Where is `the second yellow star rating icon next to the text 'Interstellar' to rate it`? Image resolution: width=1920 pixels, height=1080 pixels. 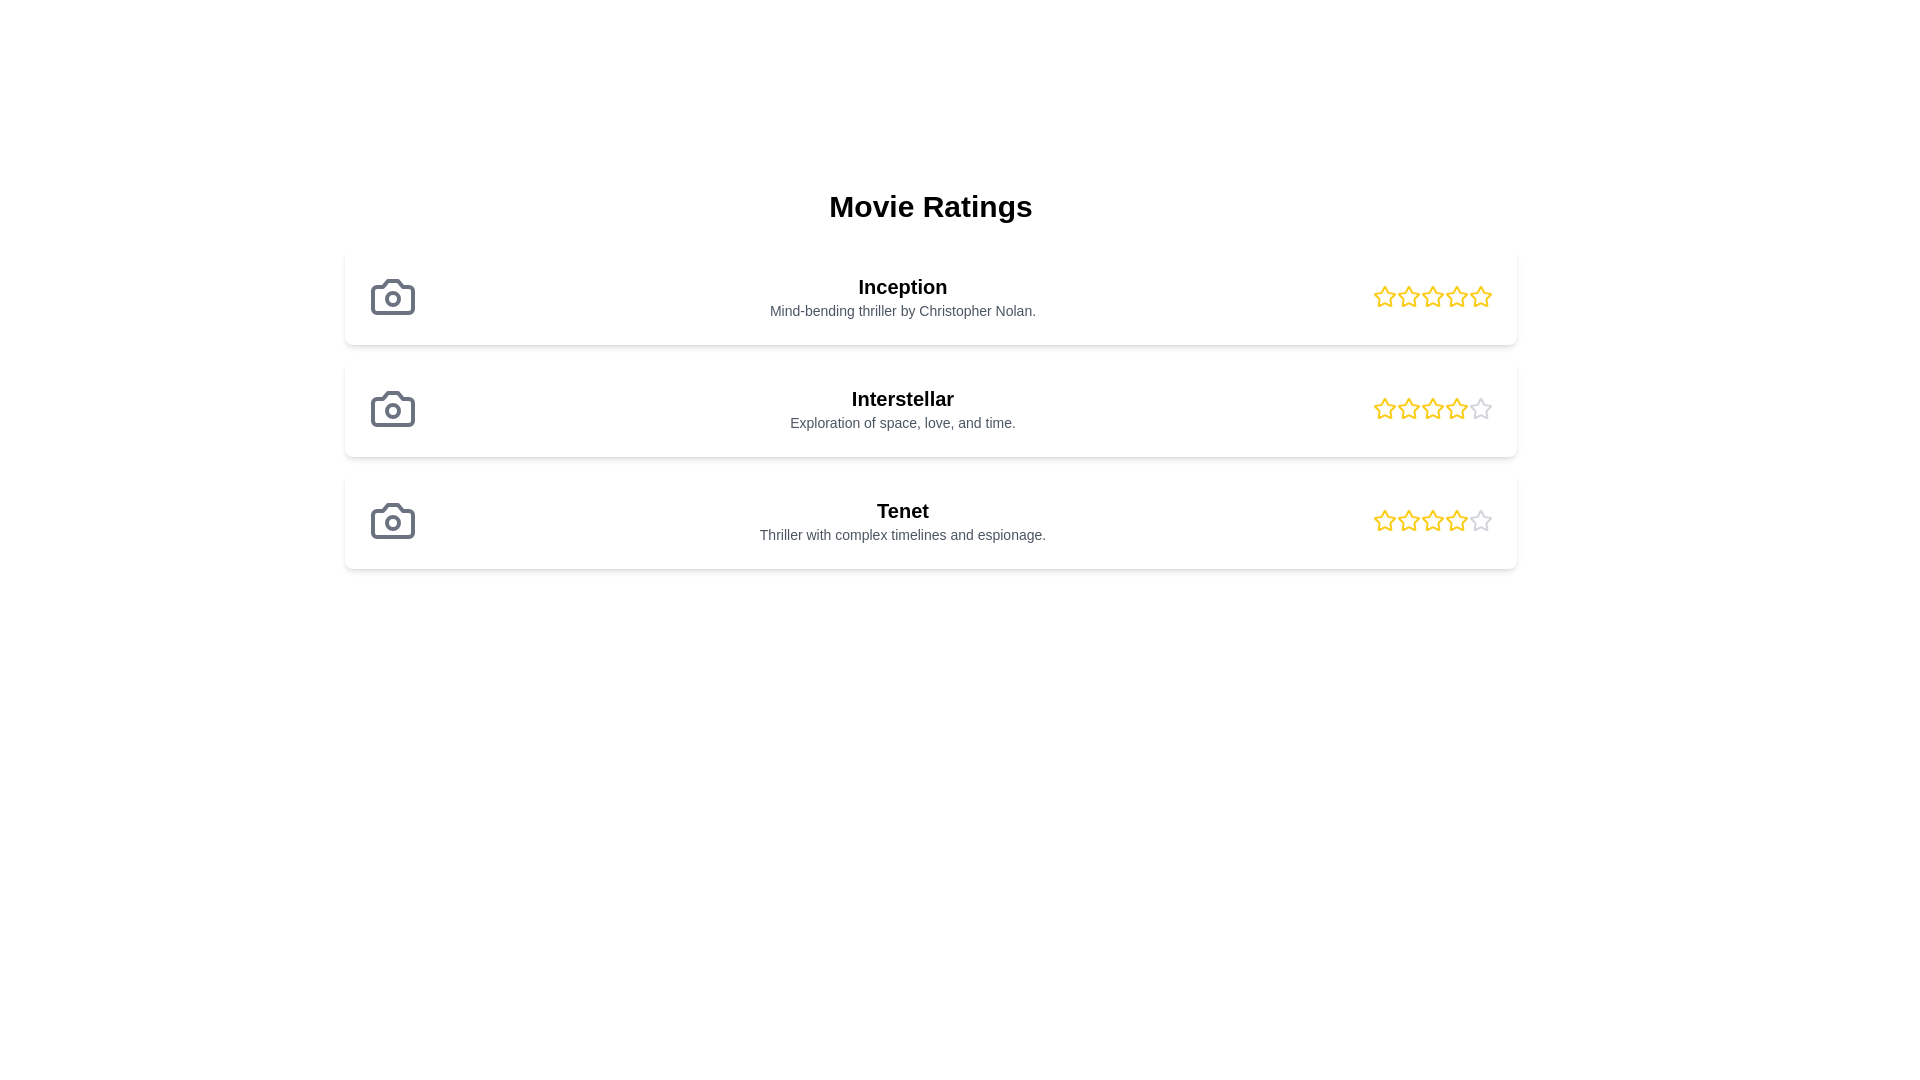 the second yellow star rating icon next to the text 'Interstellar' to rate it is located at coordinates (1382, 407).